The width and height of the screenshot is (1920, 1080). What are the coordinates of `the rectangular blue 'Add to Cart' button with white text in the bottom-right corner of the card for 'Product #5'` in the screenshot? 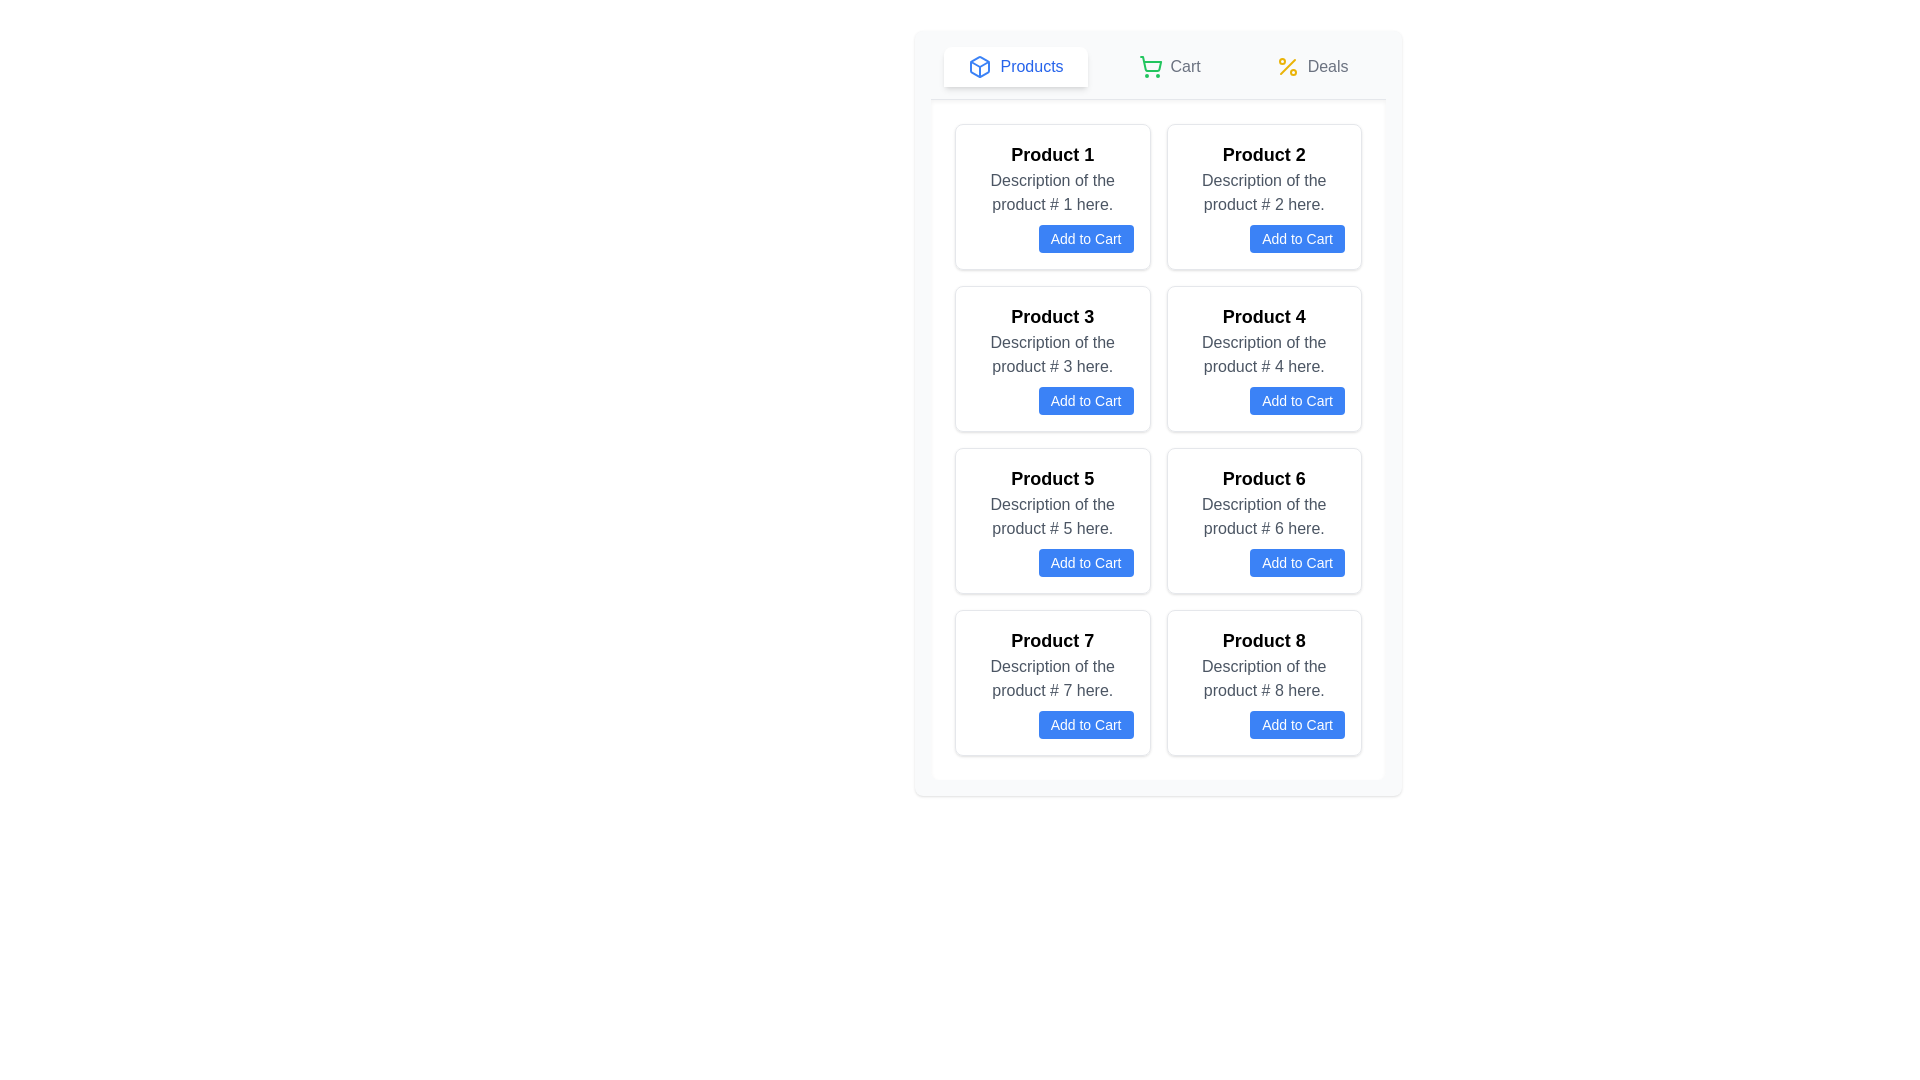 It's located at (1085, 563).